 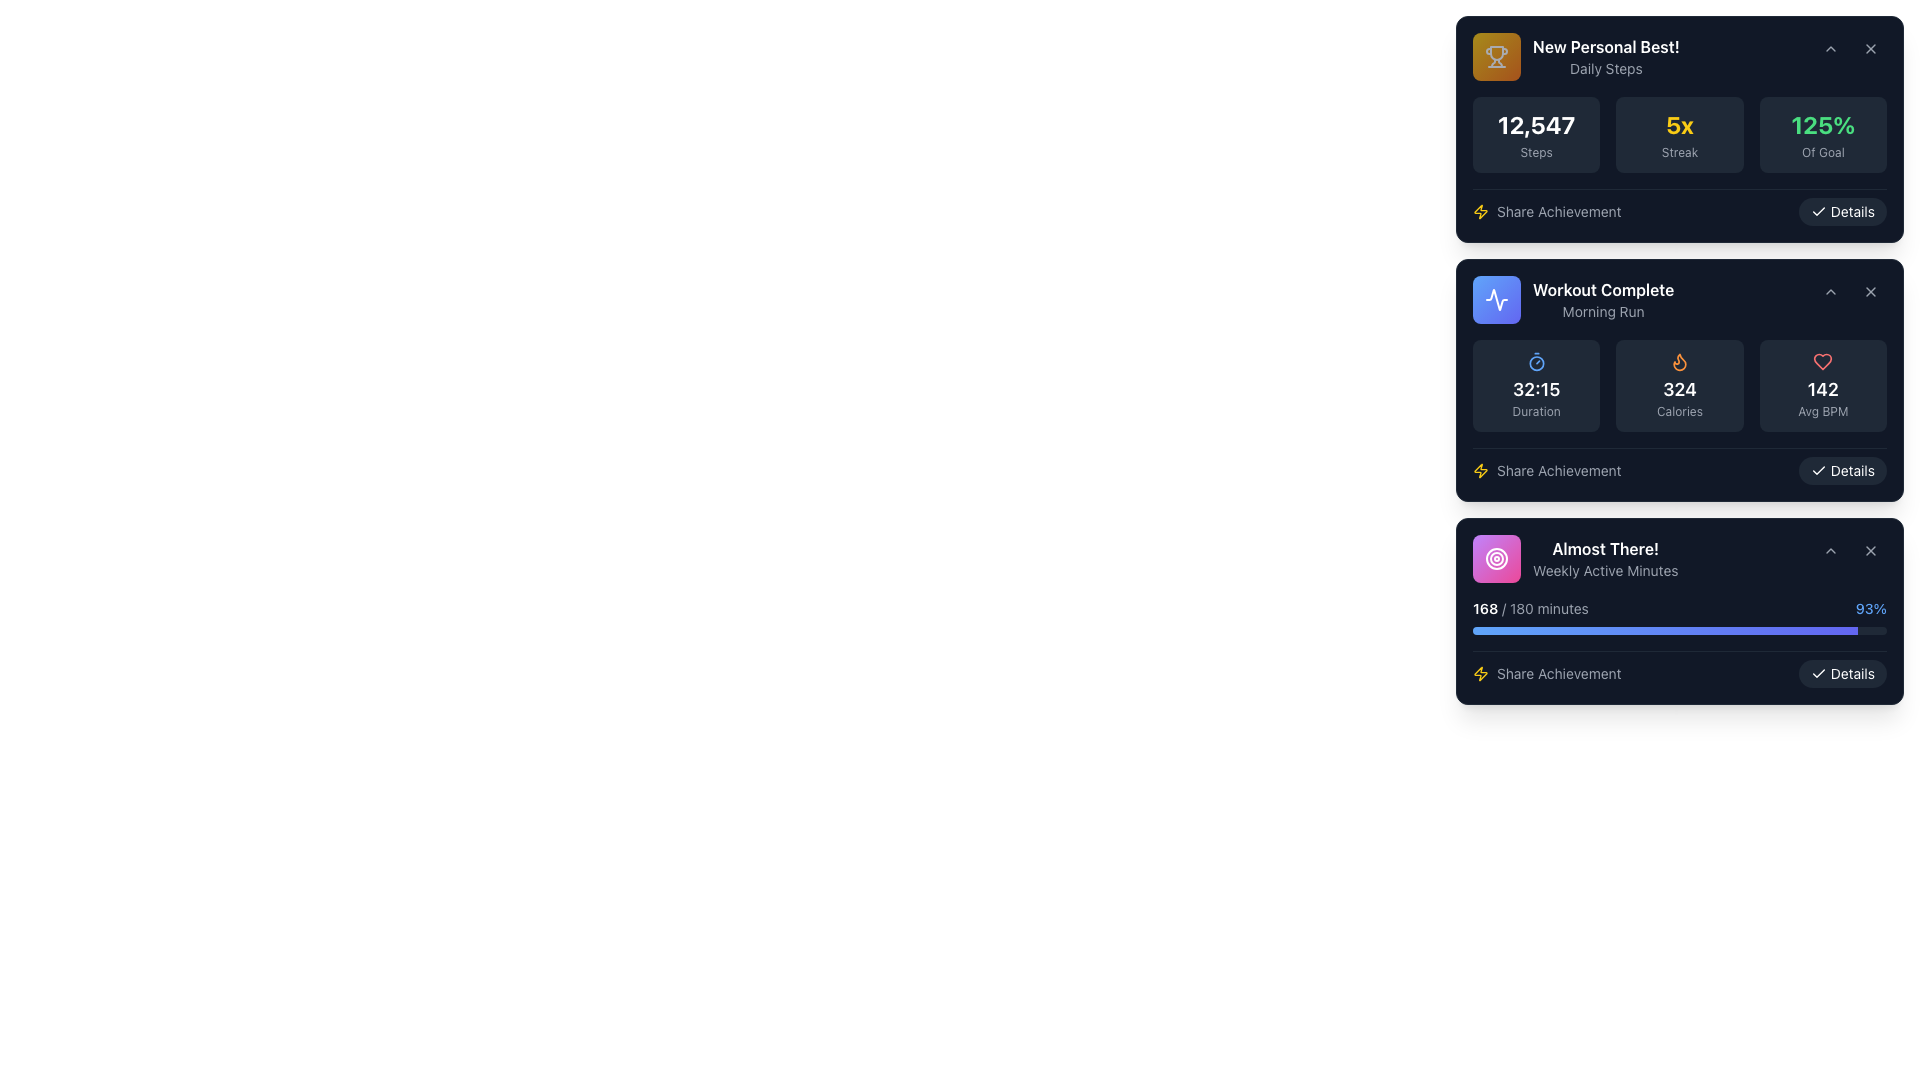 What do you see at coordinates (1680, 411) in the screenshot?
I see `individual sections of the Statistical summary display located within the 'Workout Complete' card, positioned centrally below the main heading and above the action buttons` at bounding box center [1680, 411].